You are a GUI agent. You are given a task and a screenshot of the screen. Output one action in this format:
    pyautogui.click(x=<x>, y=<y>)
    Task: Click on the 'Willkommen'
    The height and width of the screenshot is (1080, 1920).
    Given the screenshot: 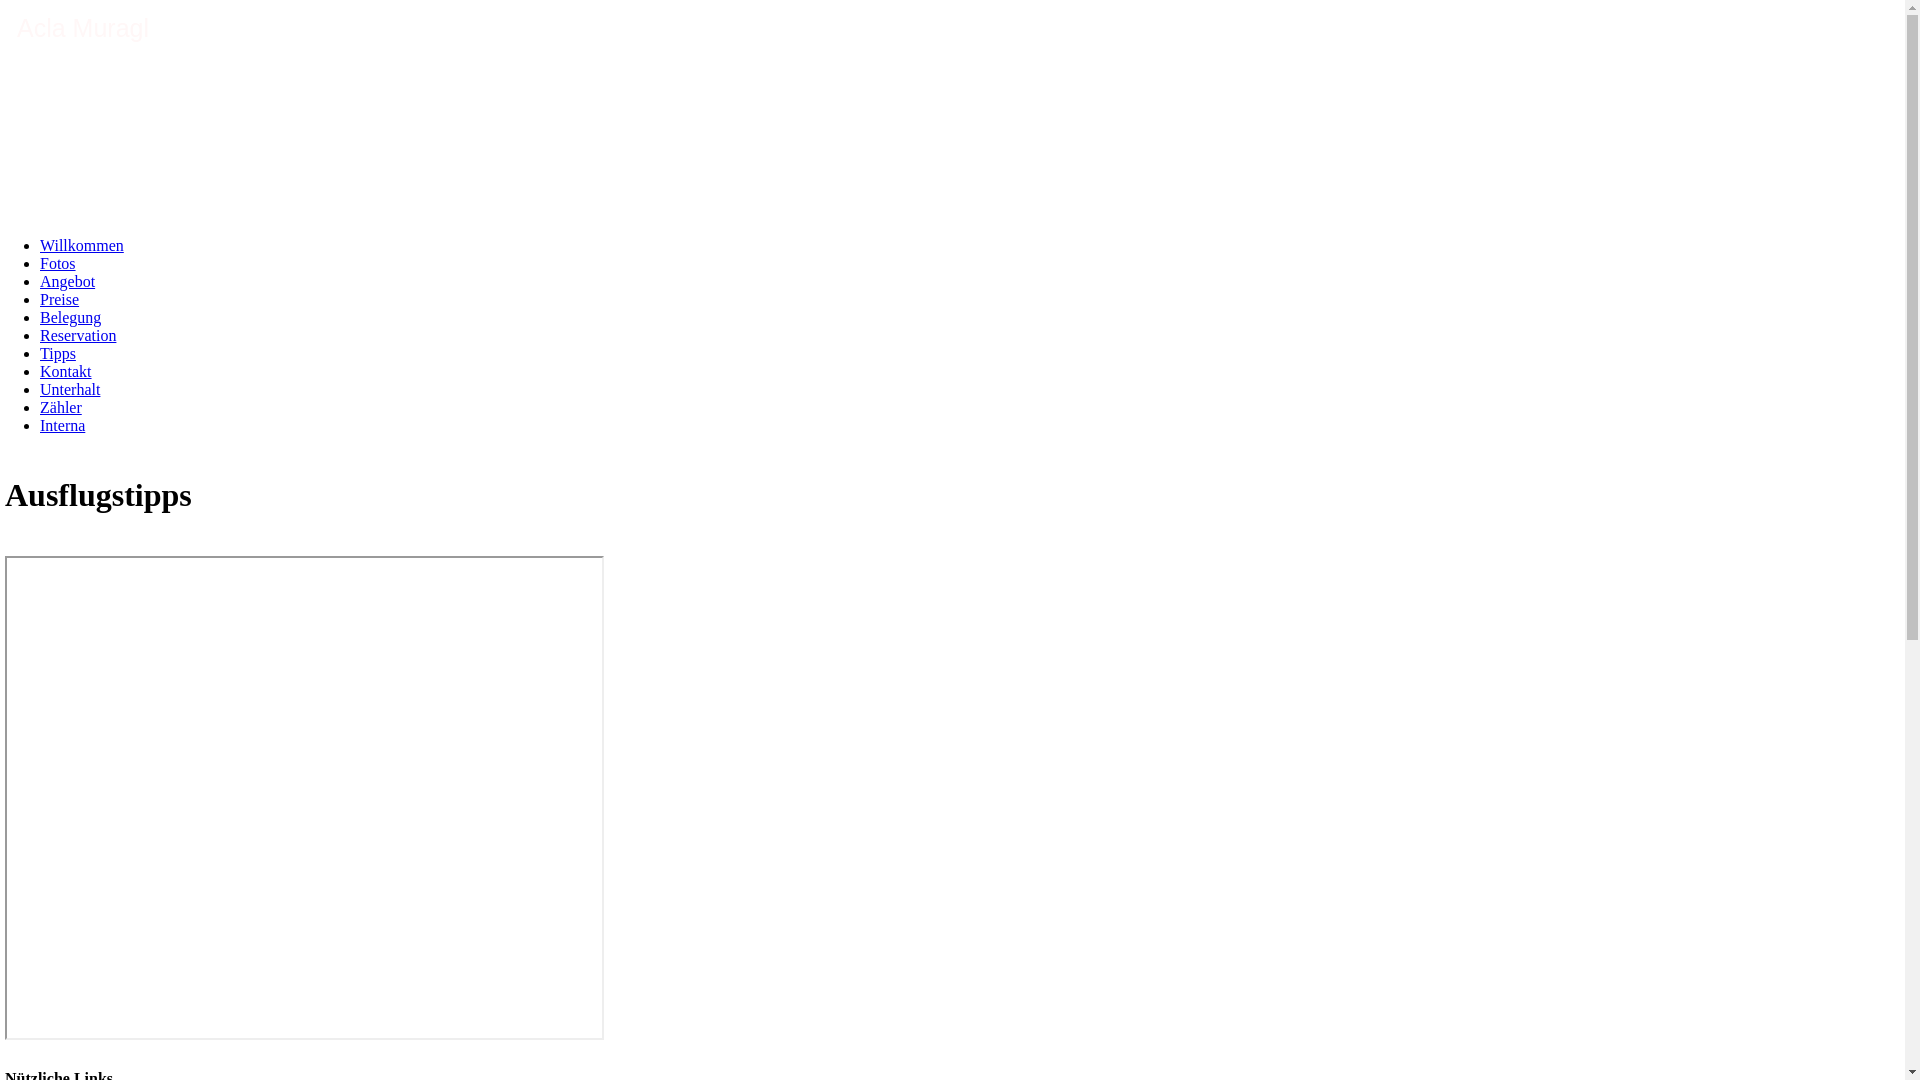 What is the action you would take?
    pyautogui.click(x=80, y=244)
    